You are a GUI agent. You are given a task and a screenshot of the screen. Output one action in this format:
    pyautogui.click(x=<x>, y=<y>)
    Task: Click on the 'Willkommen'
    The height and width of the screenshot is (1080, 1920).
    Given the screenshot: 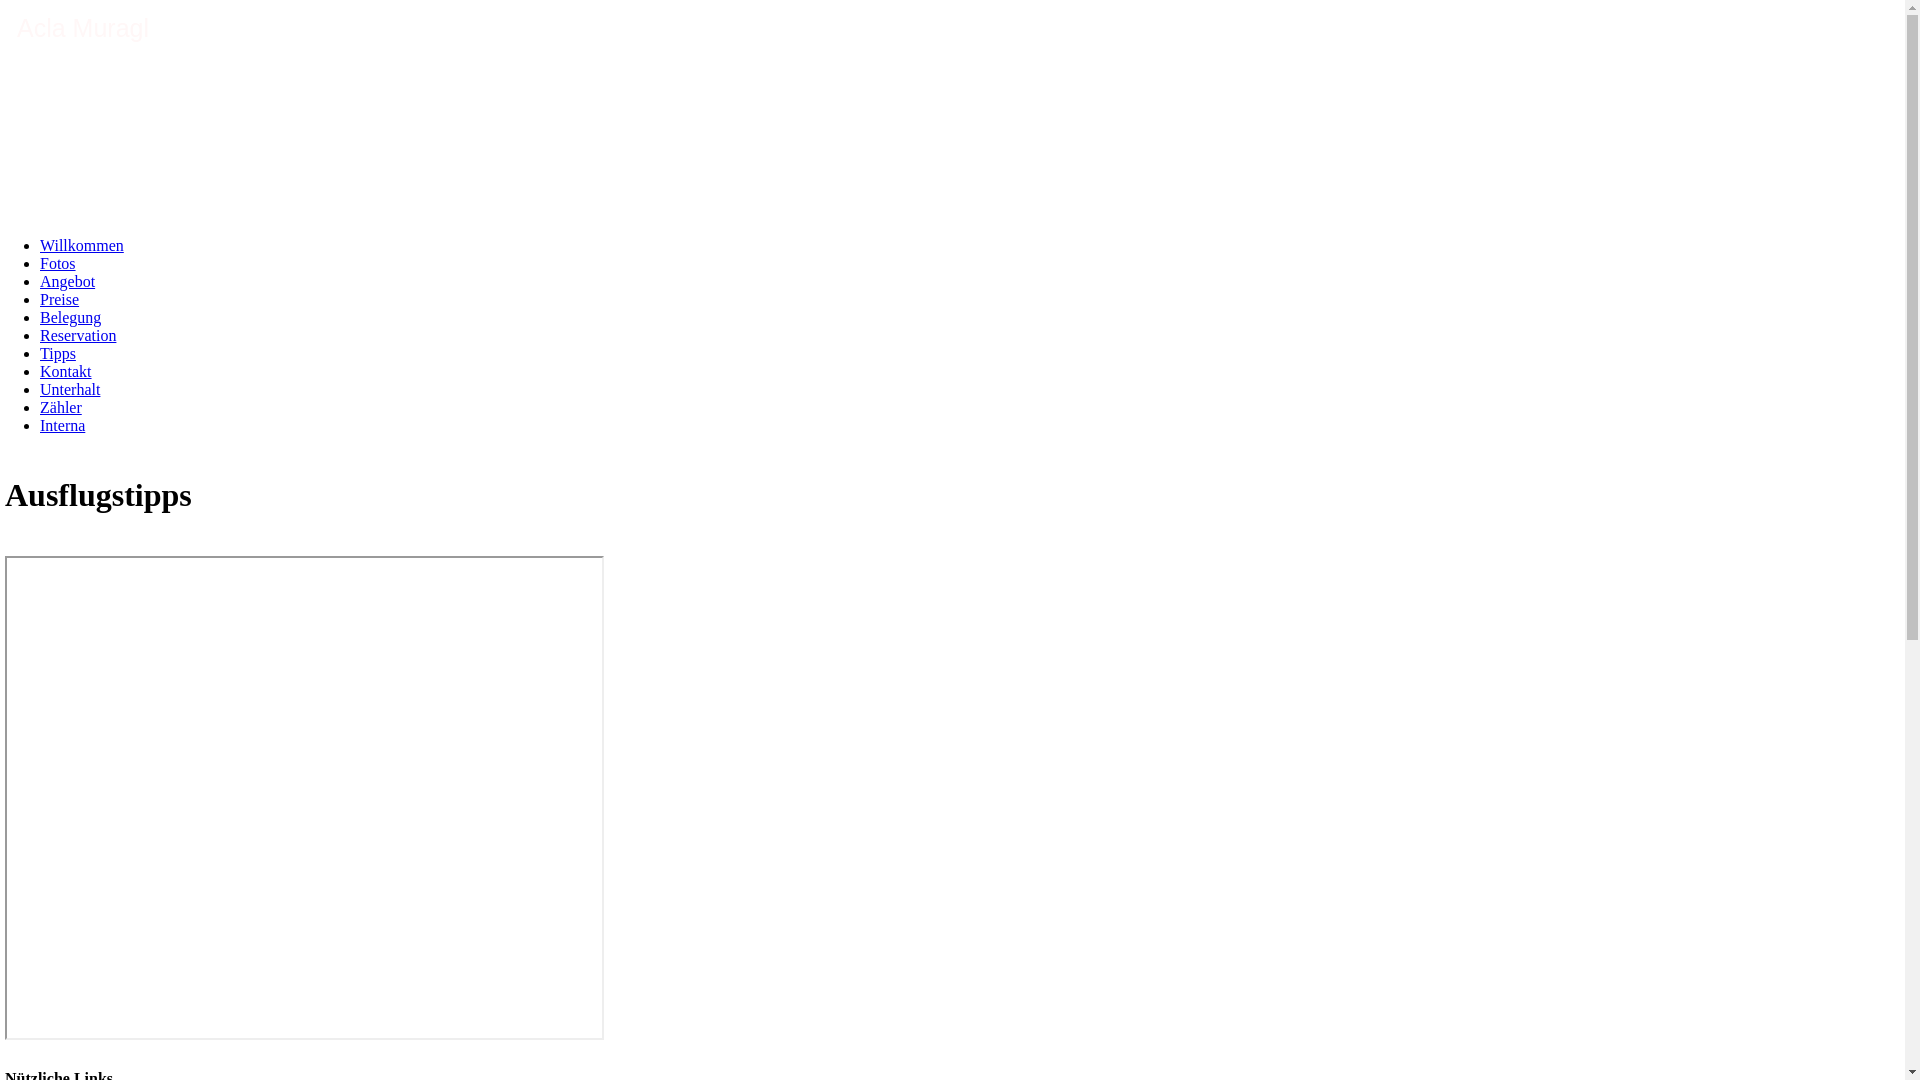 What is the action you would take?
    pyautogui.click(x=80, y=244)
    